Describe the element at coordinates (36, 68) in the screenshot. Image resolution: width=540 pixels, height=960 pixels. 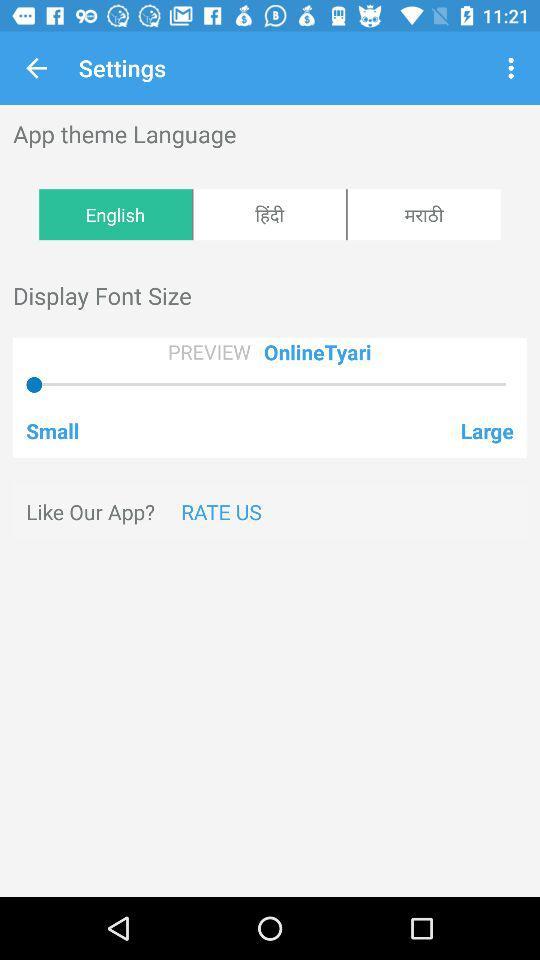
I see `icon to the left of settings app` at that location.